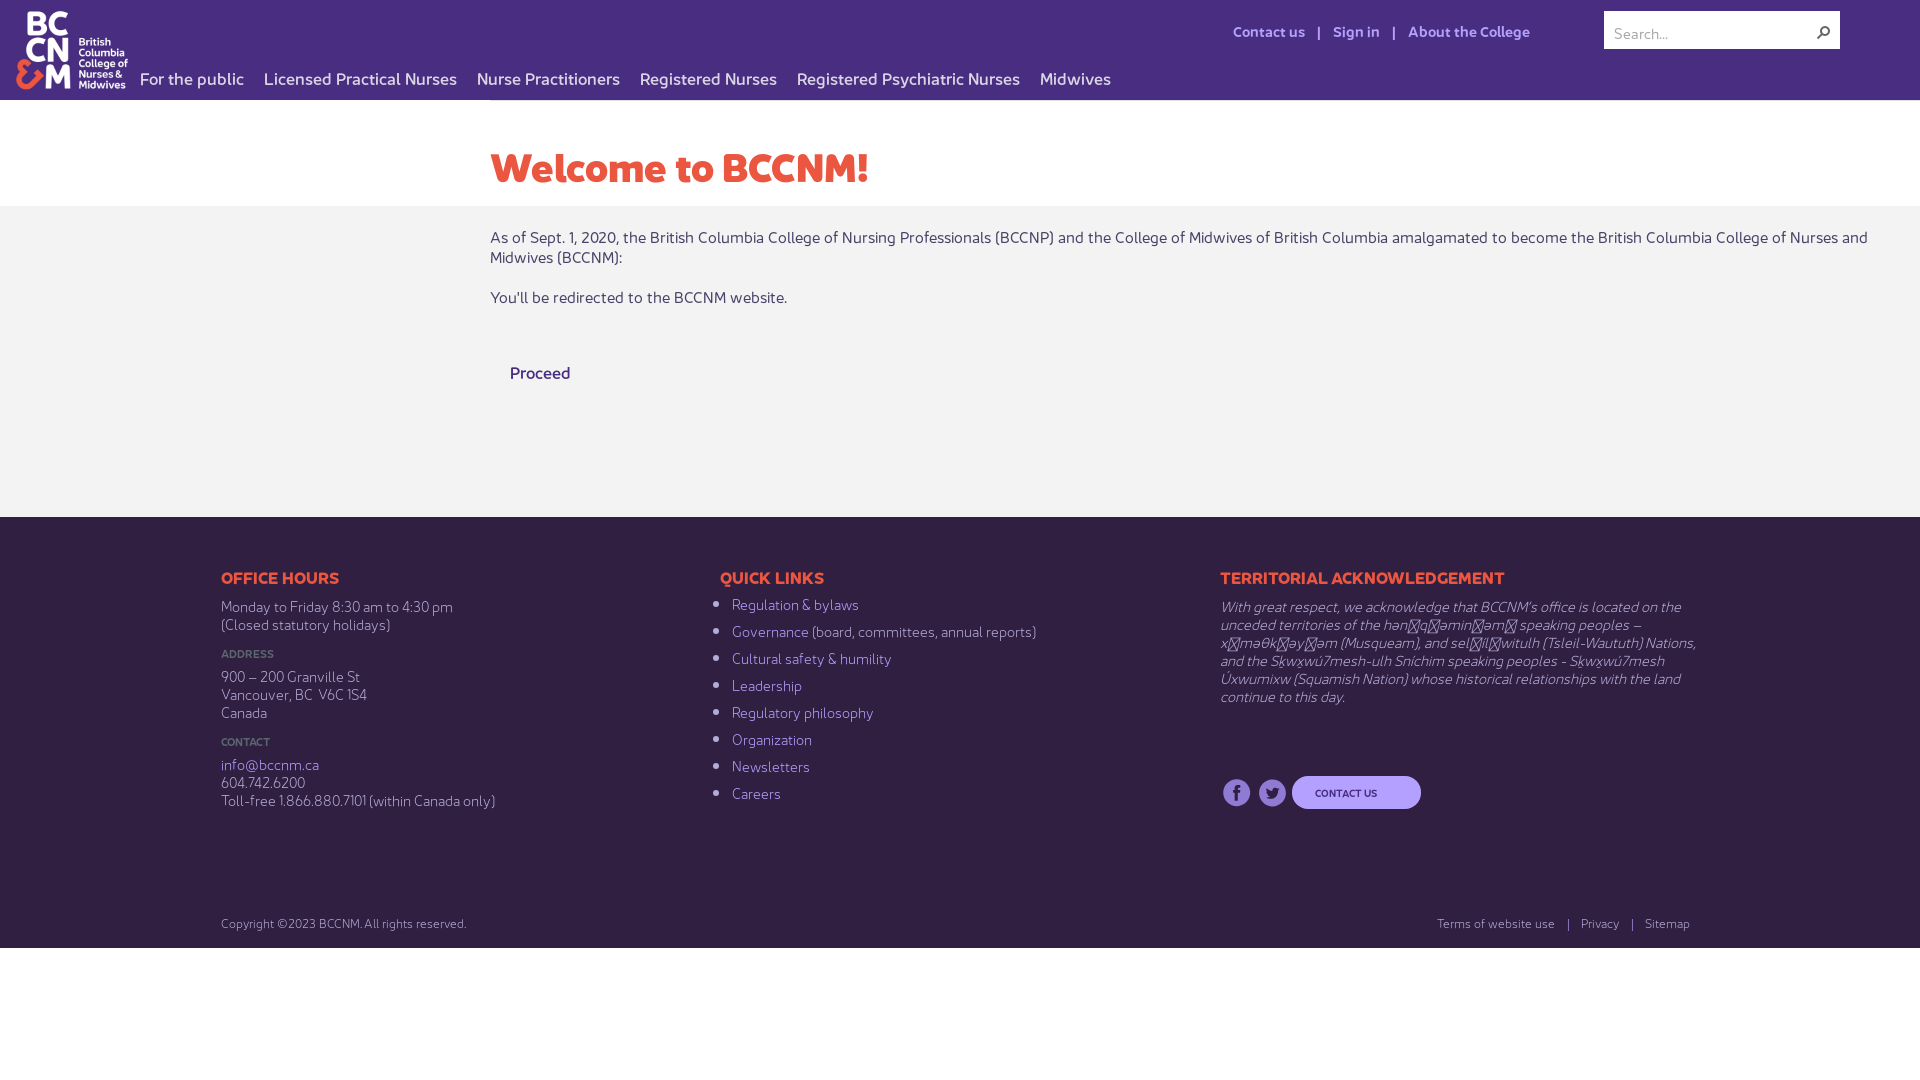  I want to click on 'Terms of website use', so click(1424, 922).